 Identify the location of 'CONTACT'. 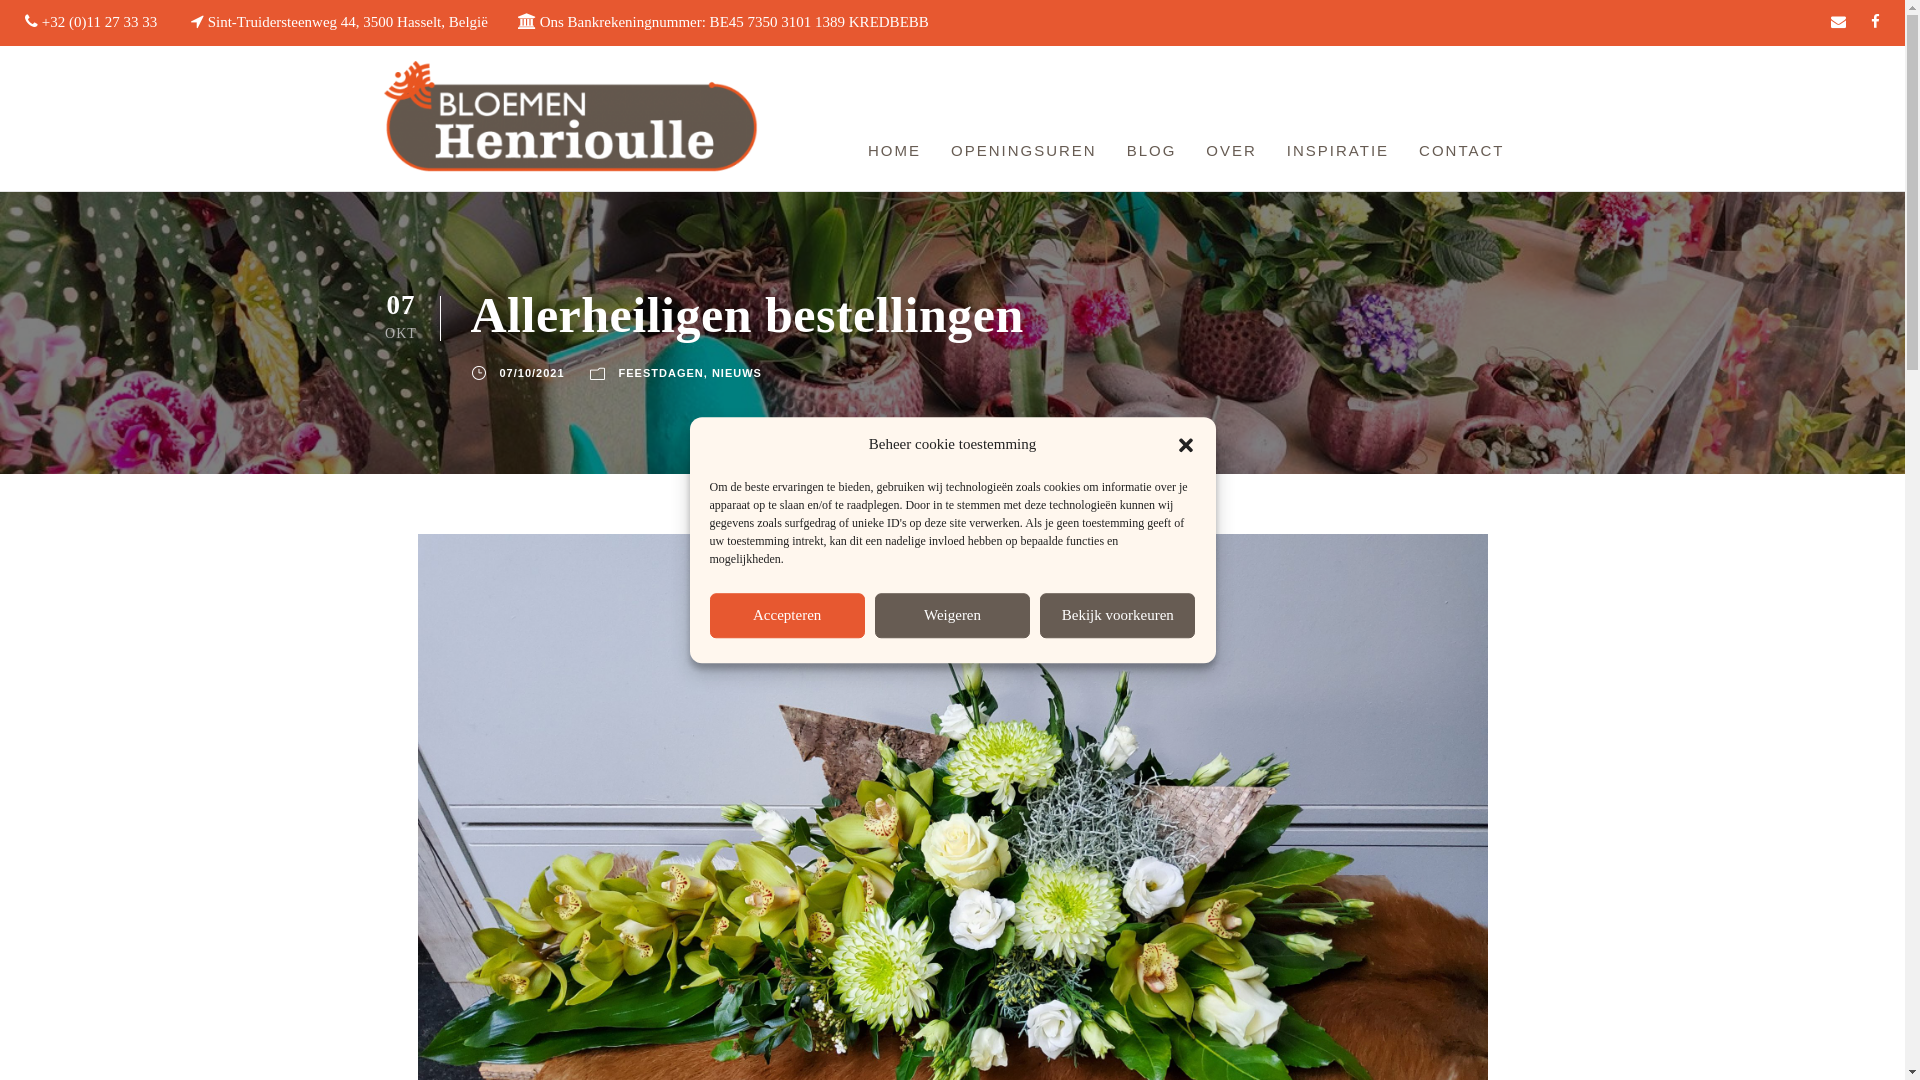
(1461, 153).